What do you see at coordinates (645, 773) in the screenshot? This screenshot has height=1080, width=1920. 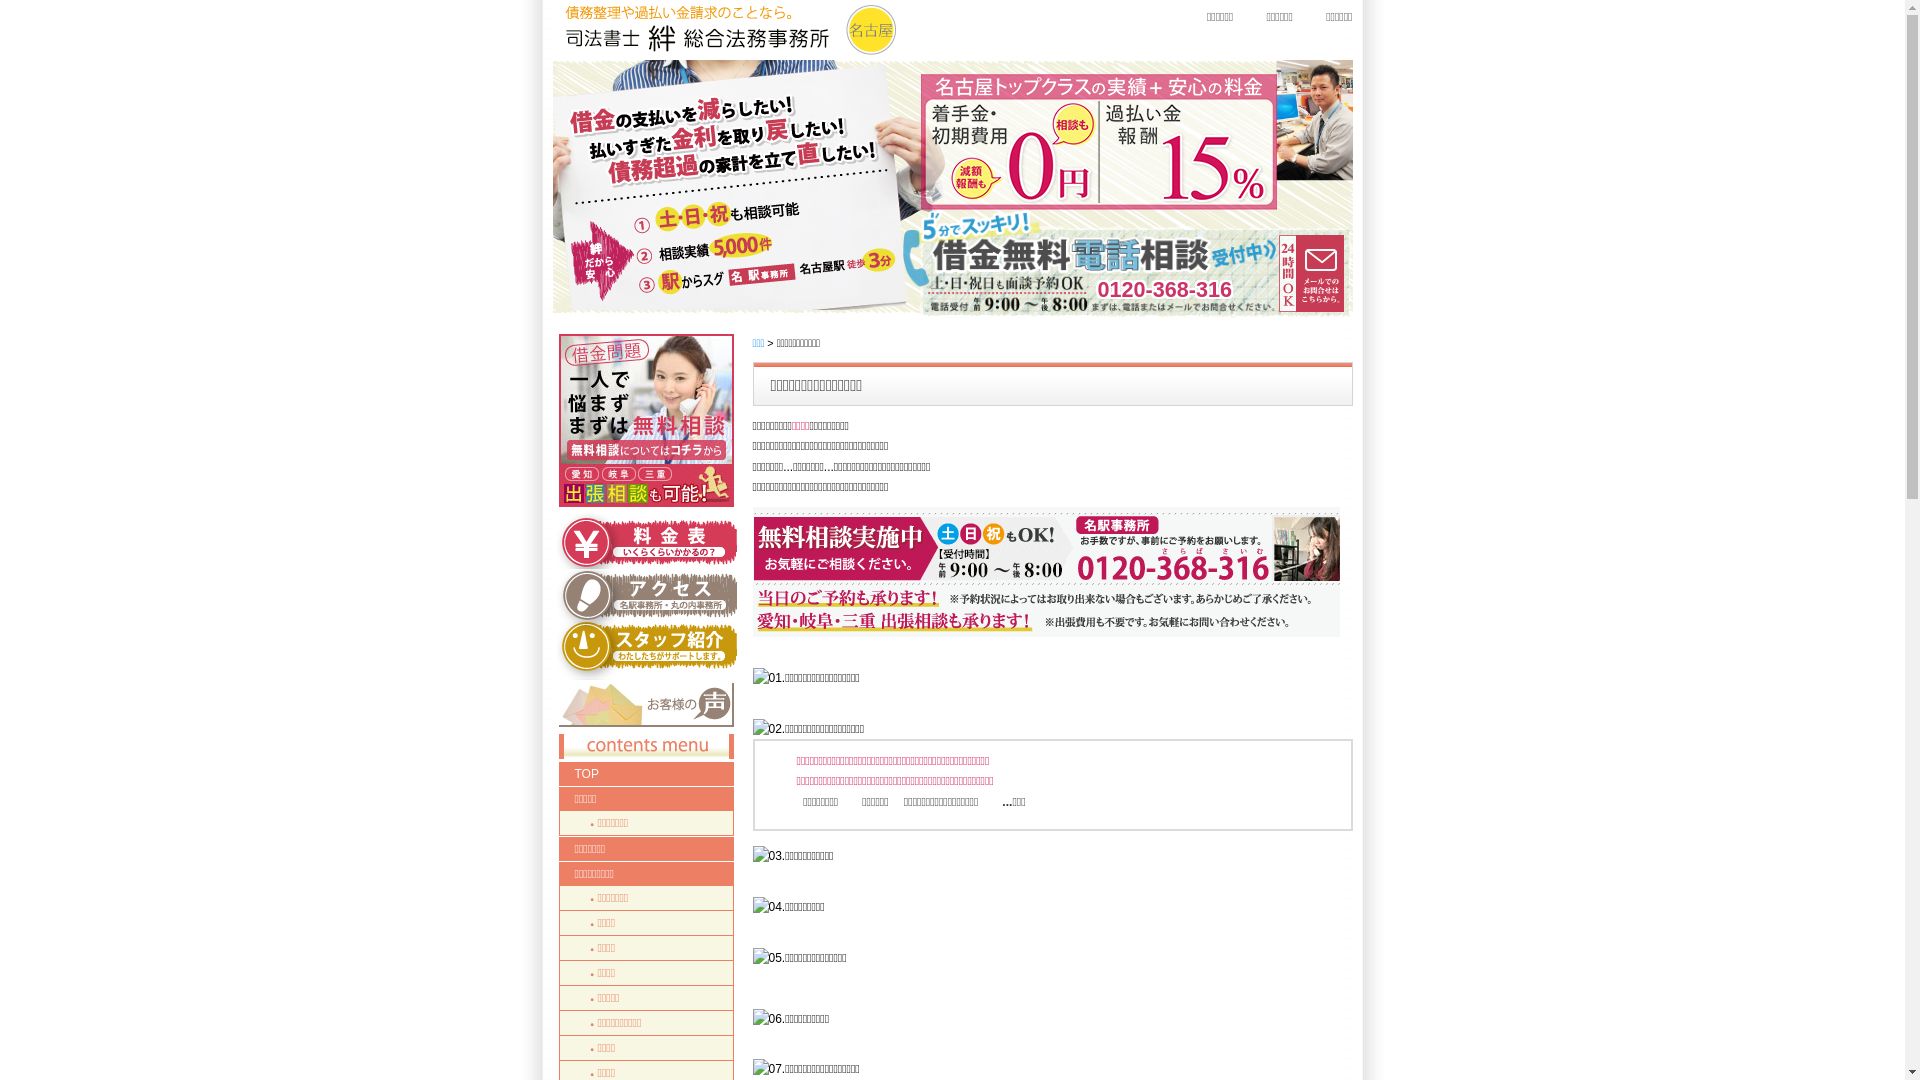 I see `'TOP'` at bounding box center [645, 773].